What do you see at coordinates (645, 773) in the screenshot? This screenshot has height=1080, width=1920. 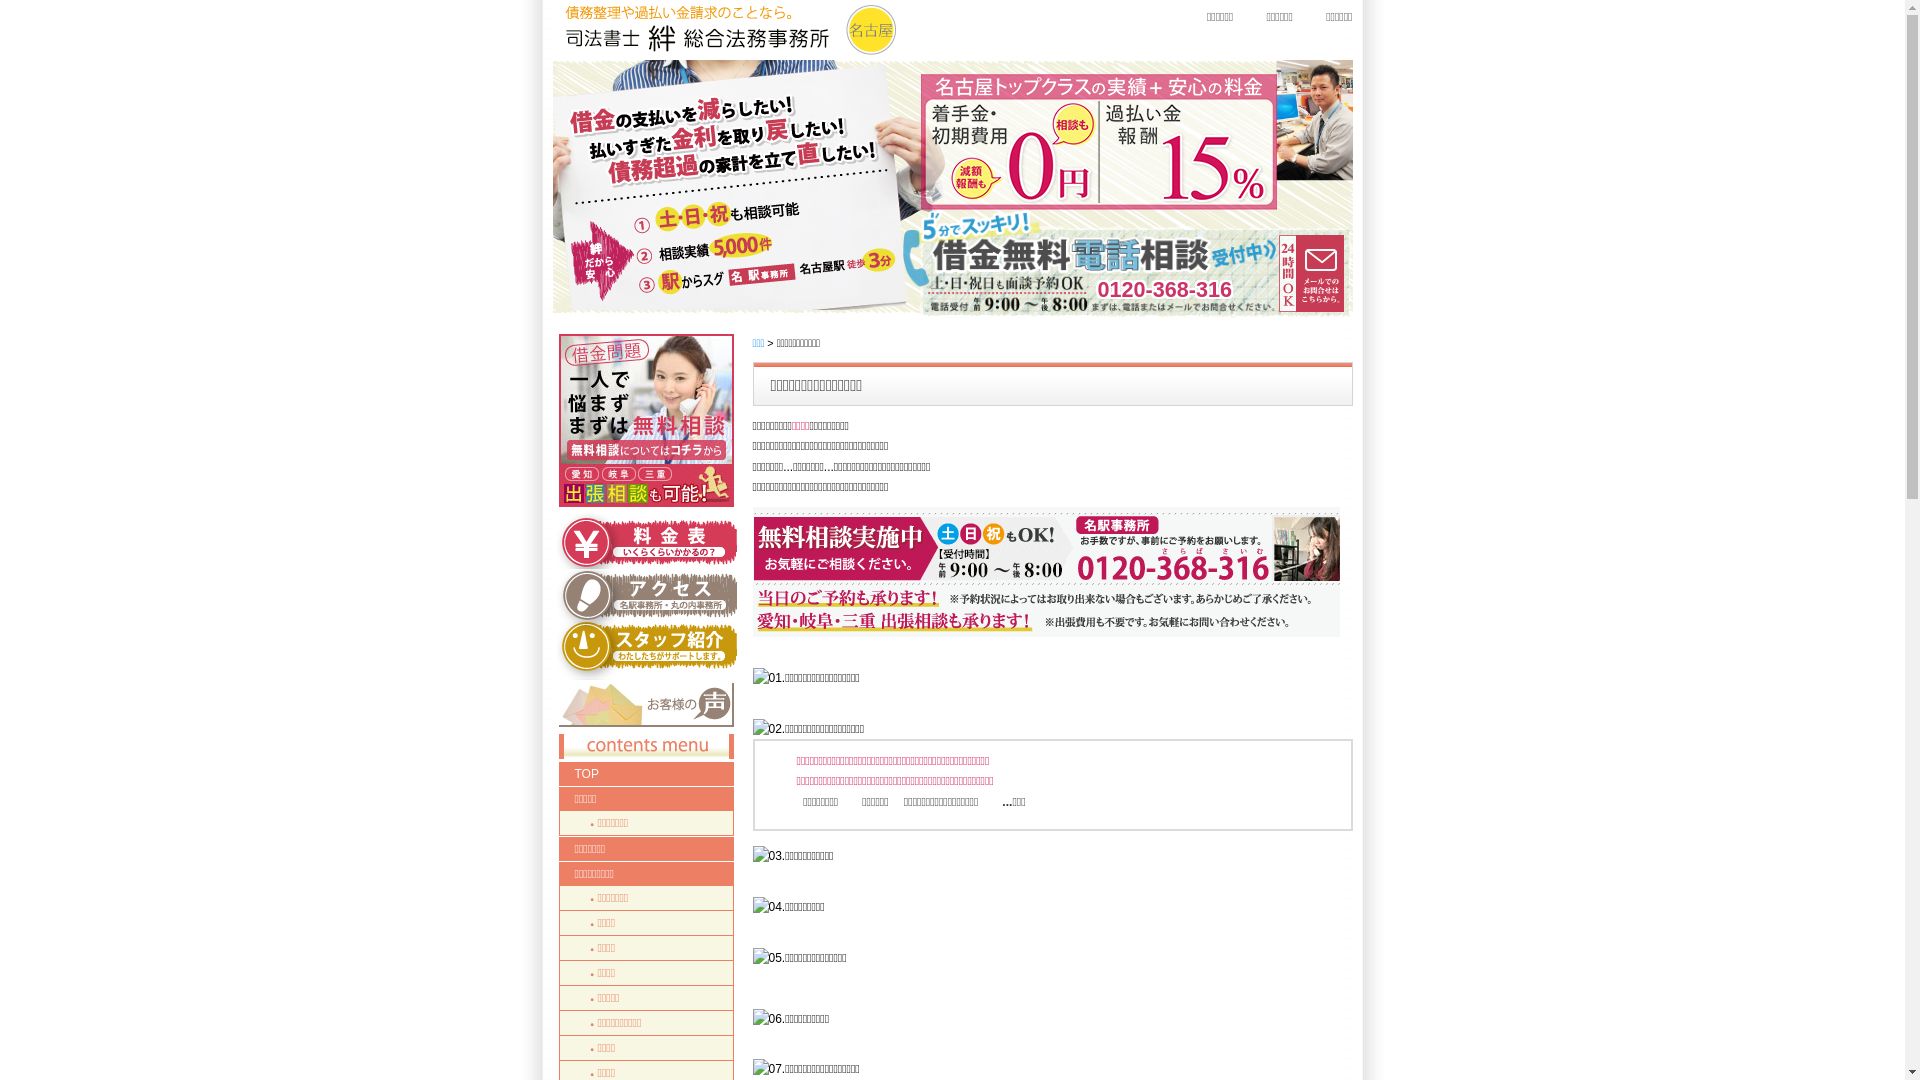 I see `'TOP'` at bounding box center [645, 773].